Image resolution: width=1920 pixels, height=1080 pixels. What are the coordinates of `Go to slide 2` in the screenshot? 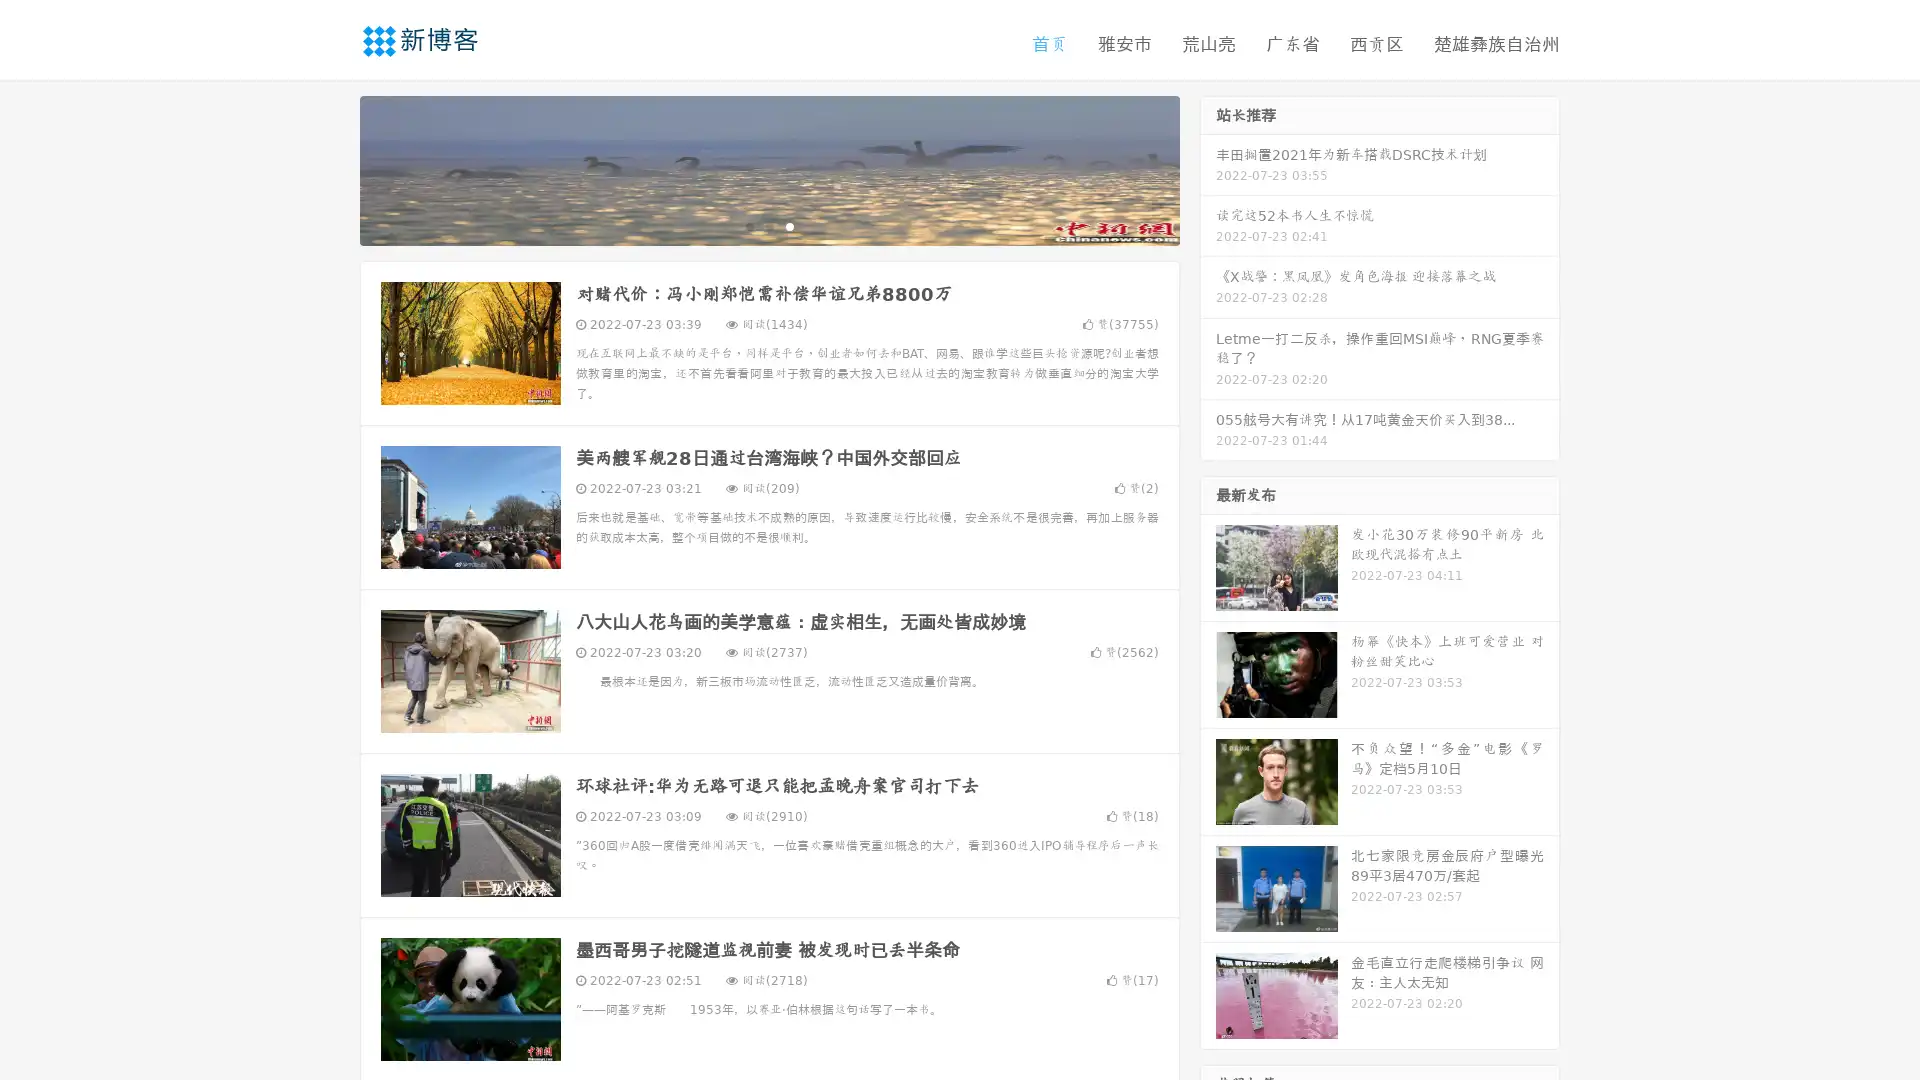 It's located at (768, 225).